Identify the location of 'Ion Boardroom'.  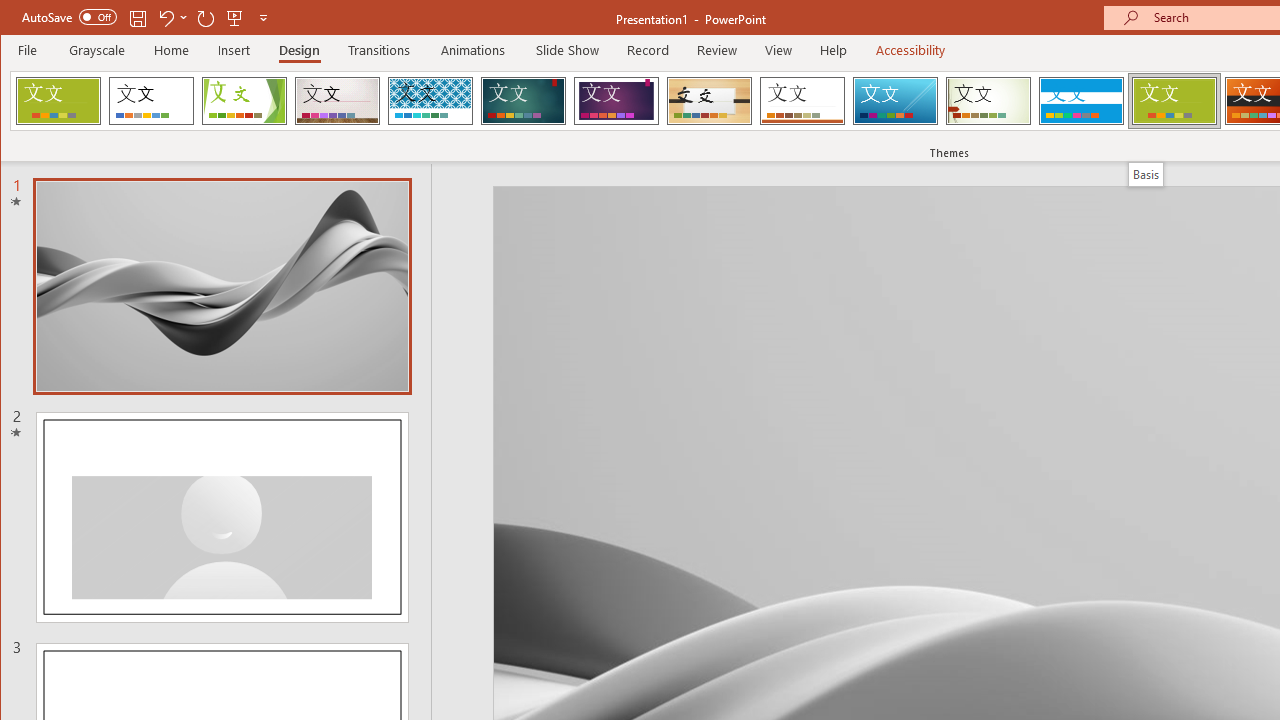
(615, 100).